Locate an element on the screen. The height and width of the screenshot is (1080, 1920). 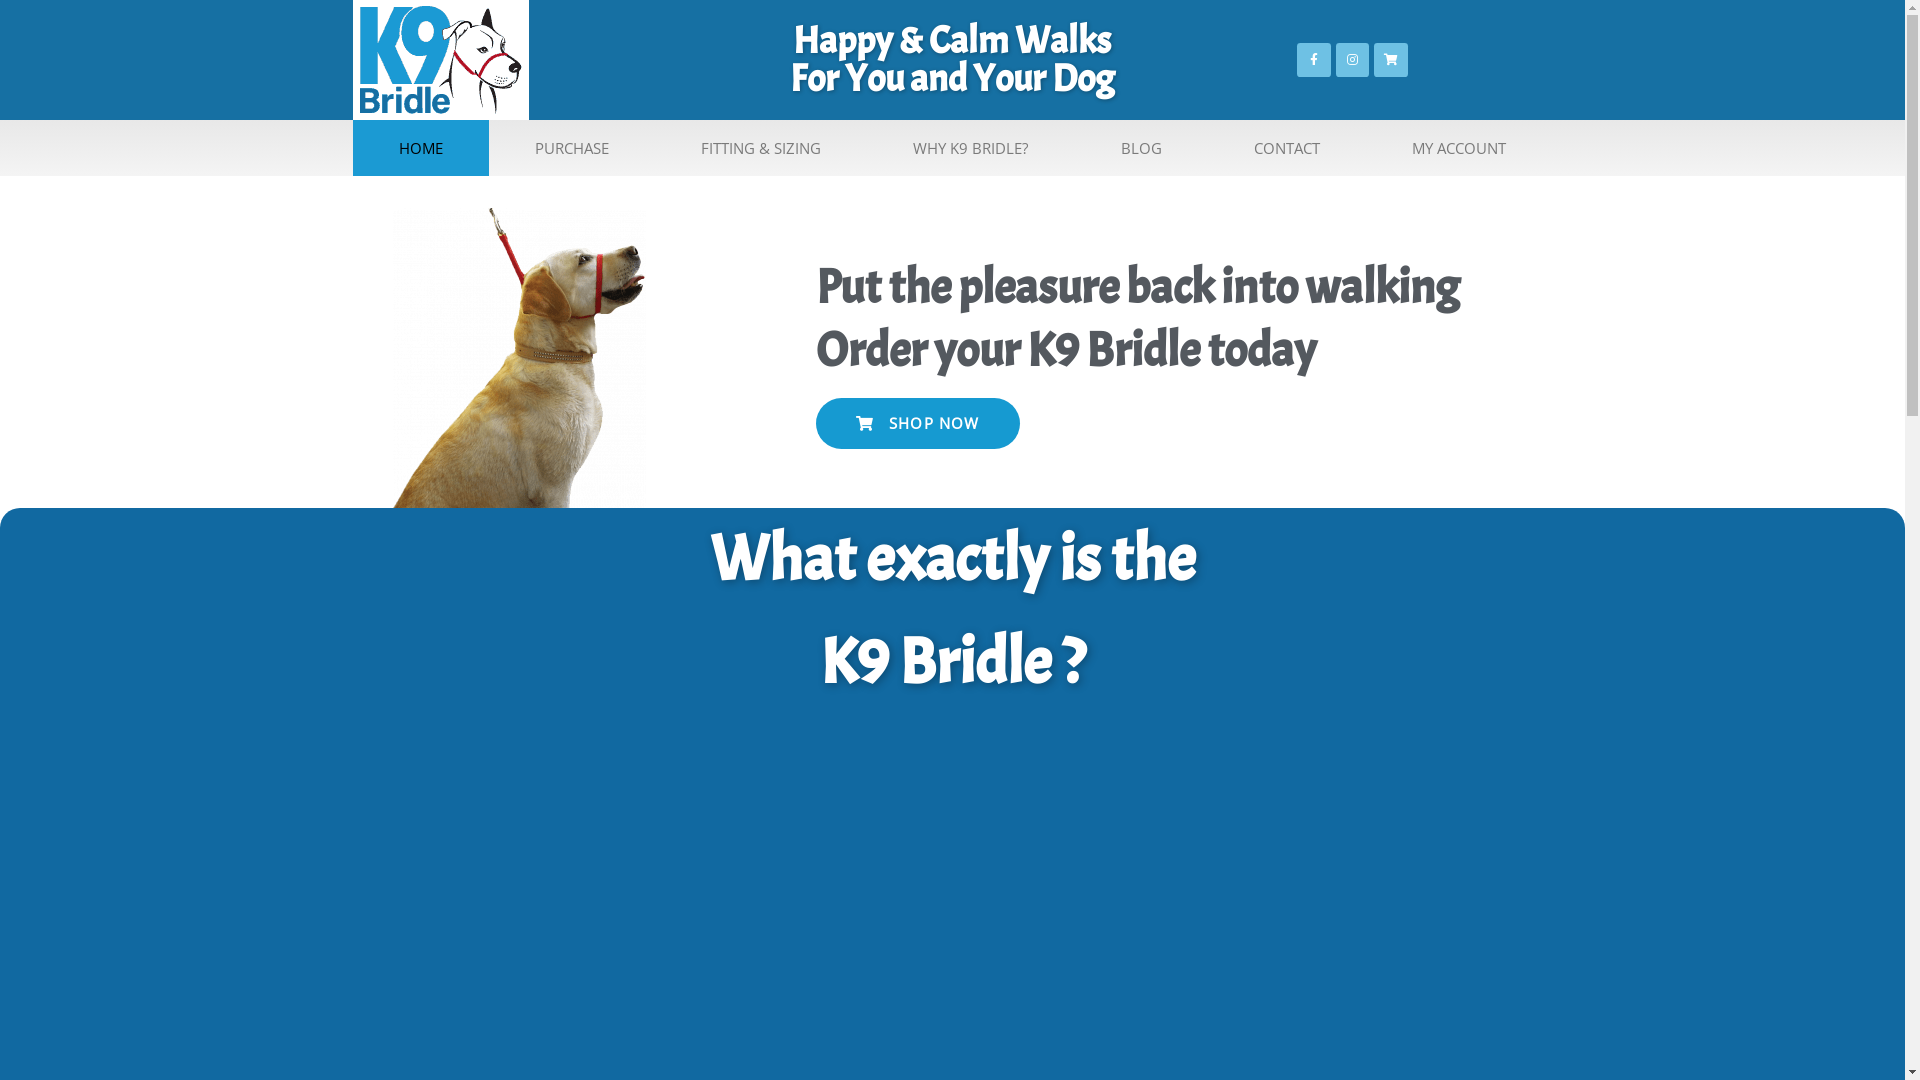
'SHOP NOW' is located at coordinates (816, 422).